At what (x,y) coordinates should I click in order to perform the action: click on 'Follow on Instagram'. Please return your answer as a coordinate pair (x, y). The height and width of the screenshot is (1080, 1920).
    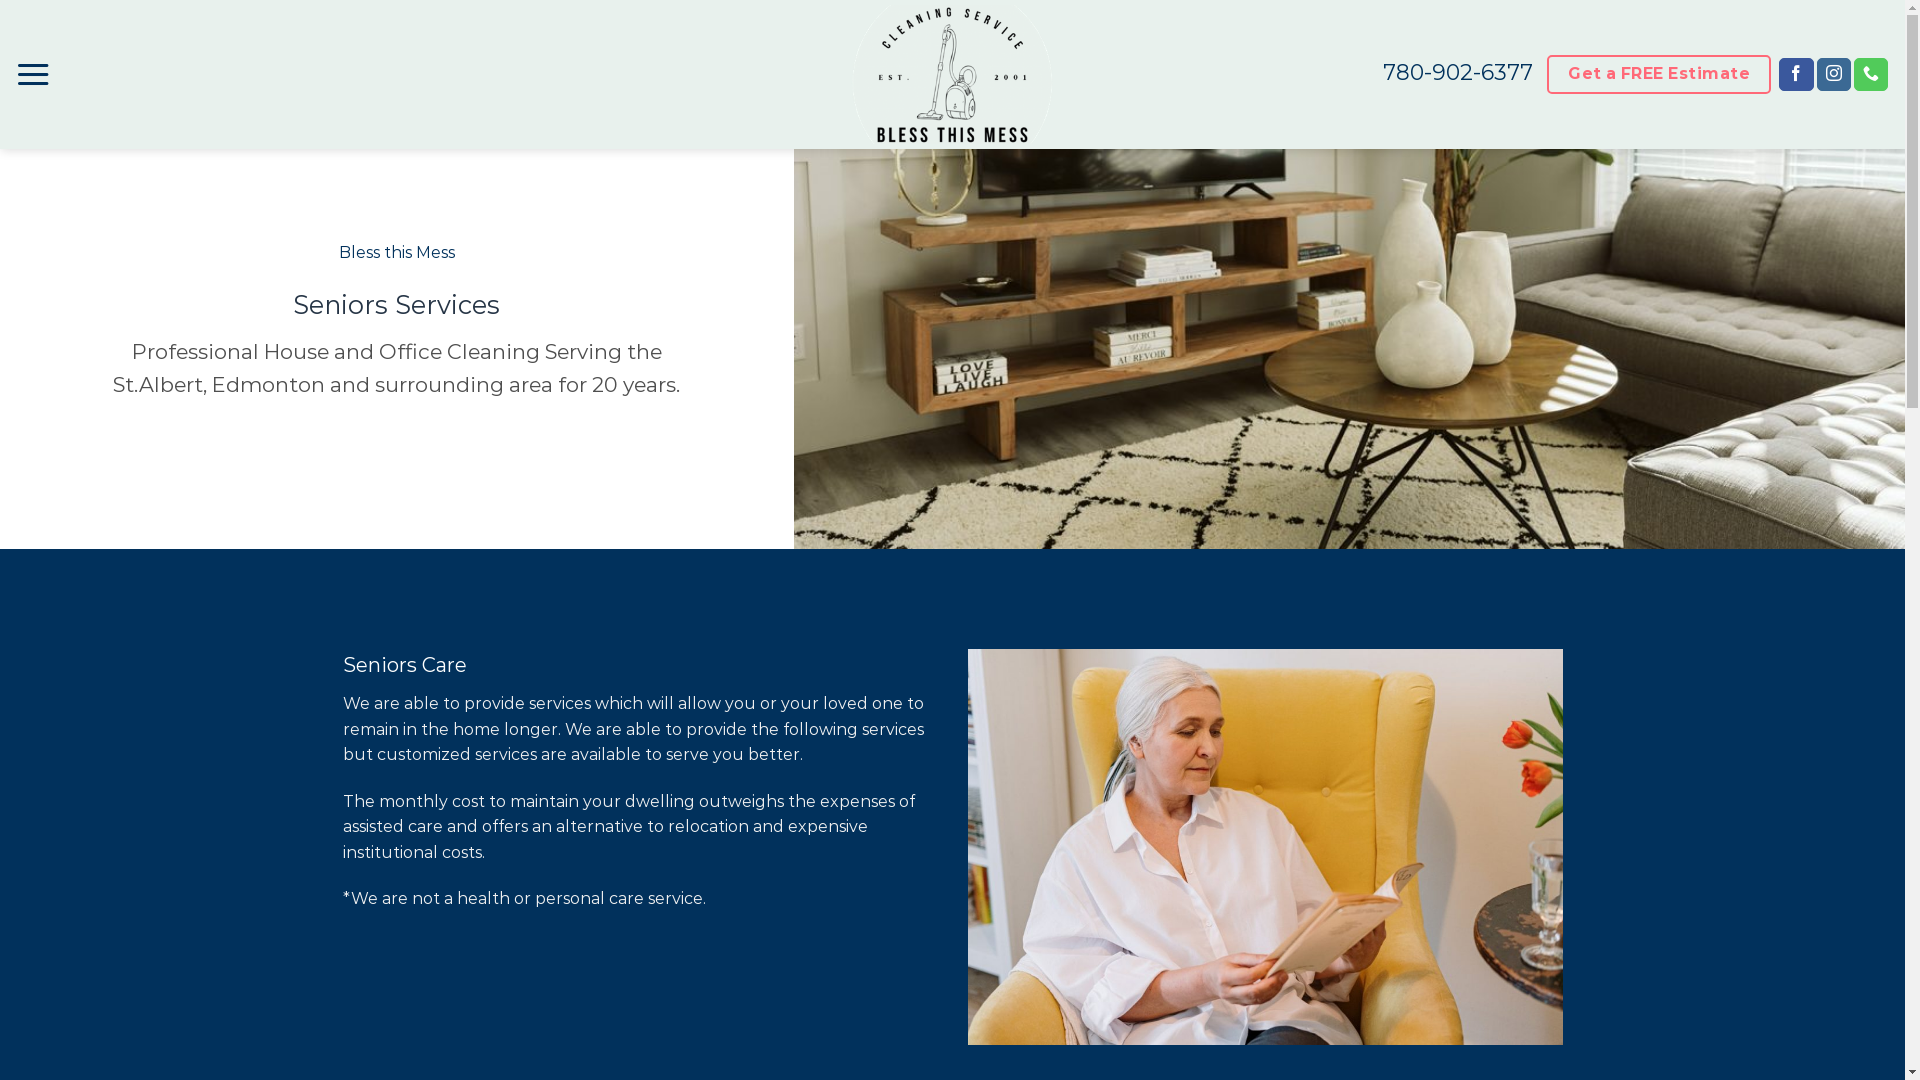
    Looking at the image, I should click on (1833, 73).